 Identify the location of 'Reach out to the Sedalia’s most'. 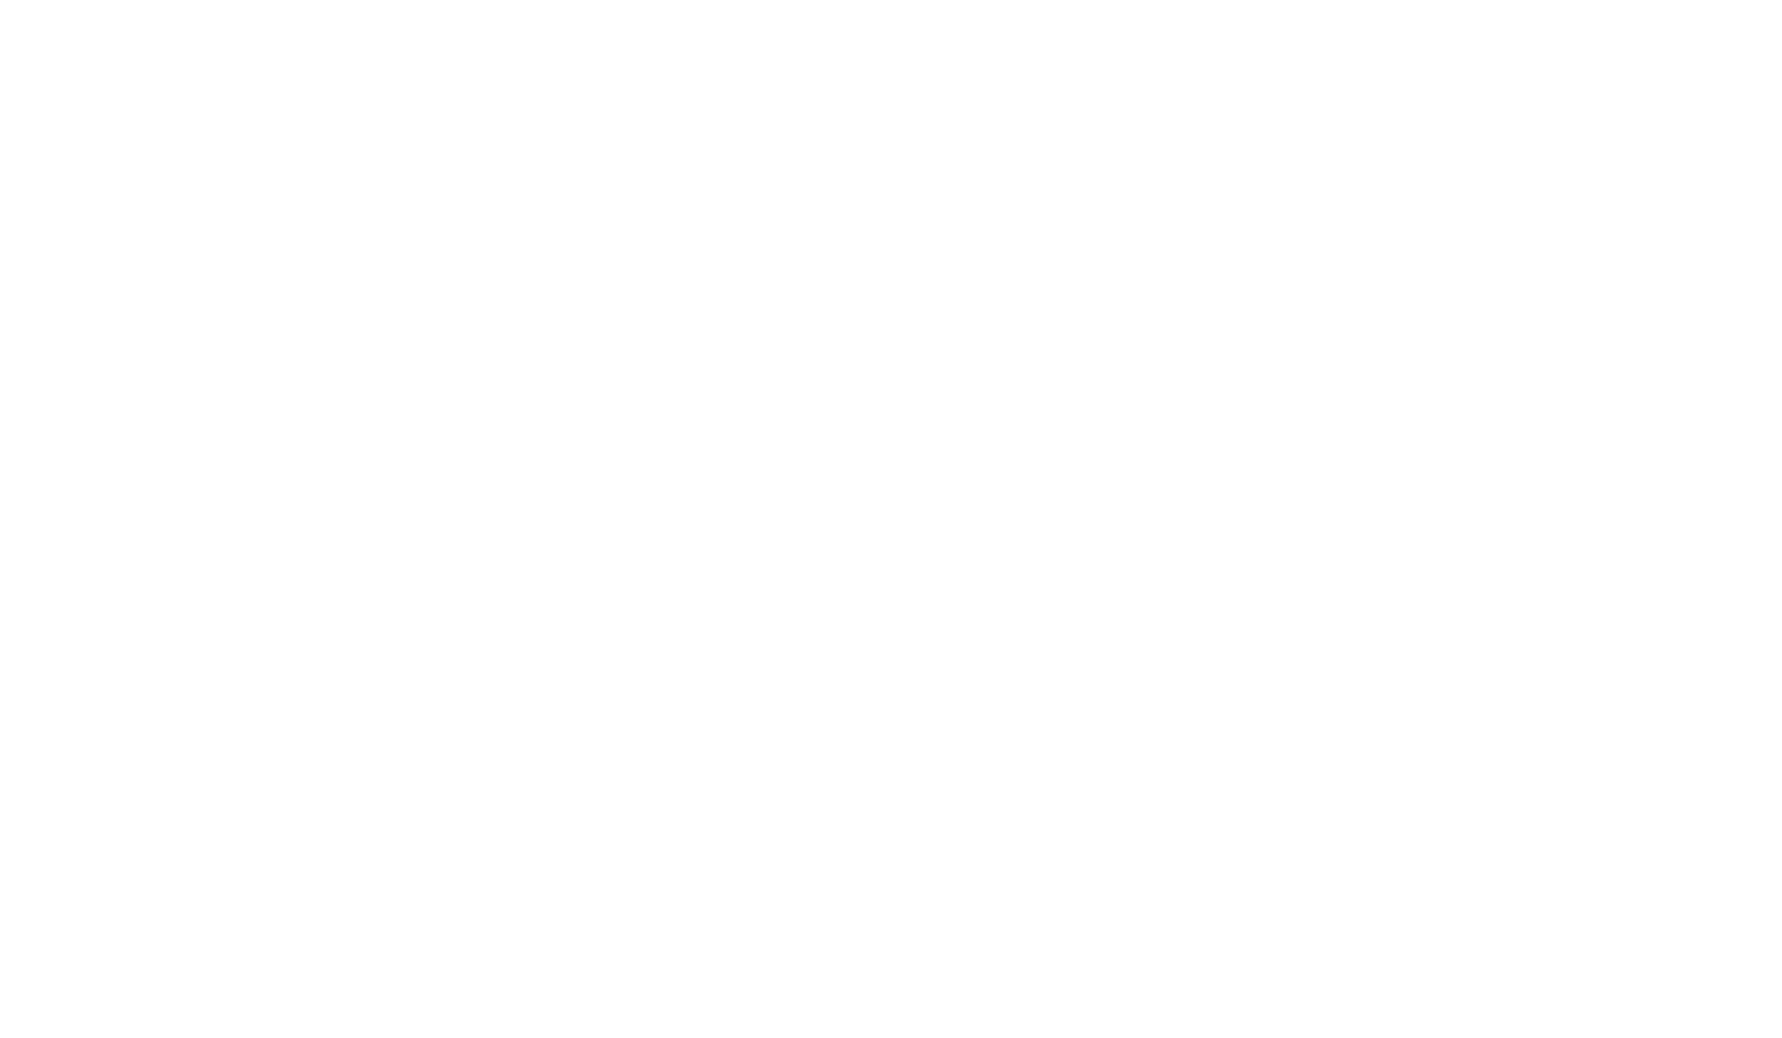
(304, 788).